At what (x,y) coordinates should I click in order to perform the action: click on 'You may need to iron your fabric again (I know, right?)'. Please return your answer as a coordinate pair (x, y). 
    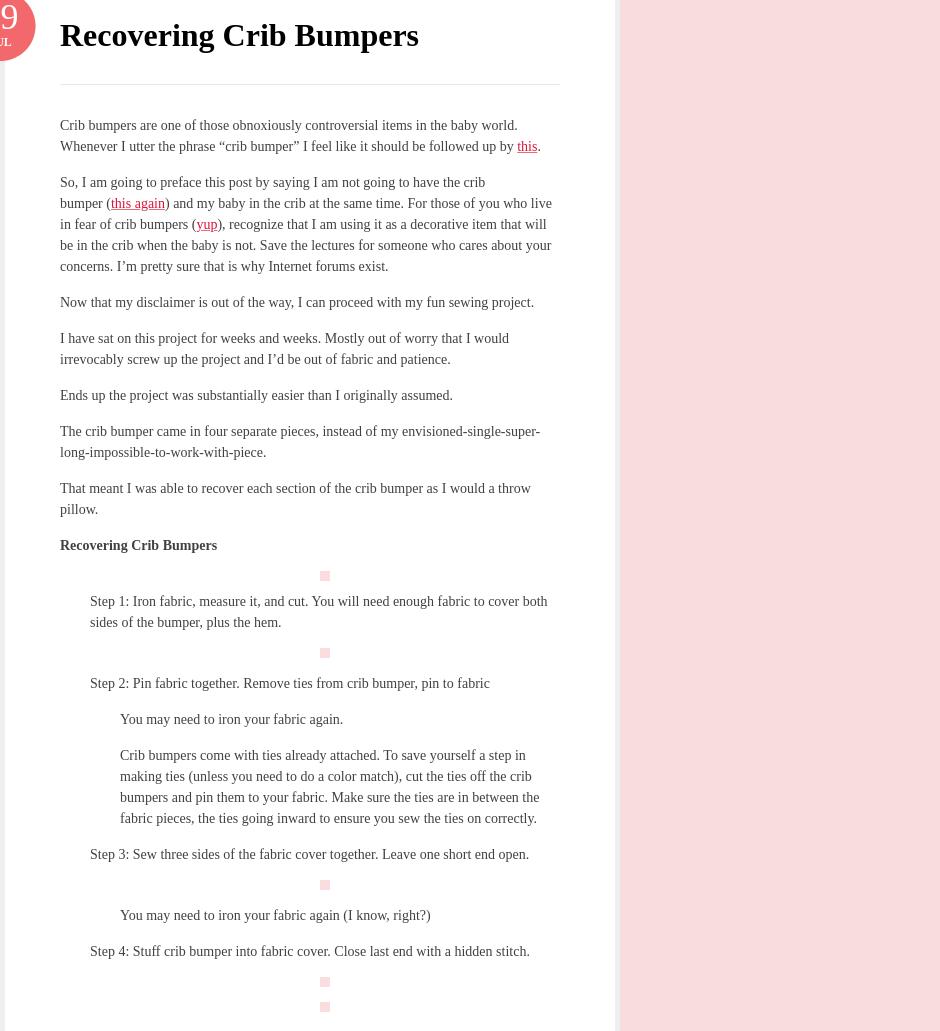
    Looking at the image, I should click on (274, 915).